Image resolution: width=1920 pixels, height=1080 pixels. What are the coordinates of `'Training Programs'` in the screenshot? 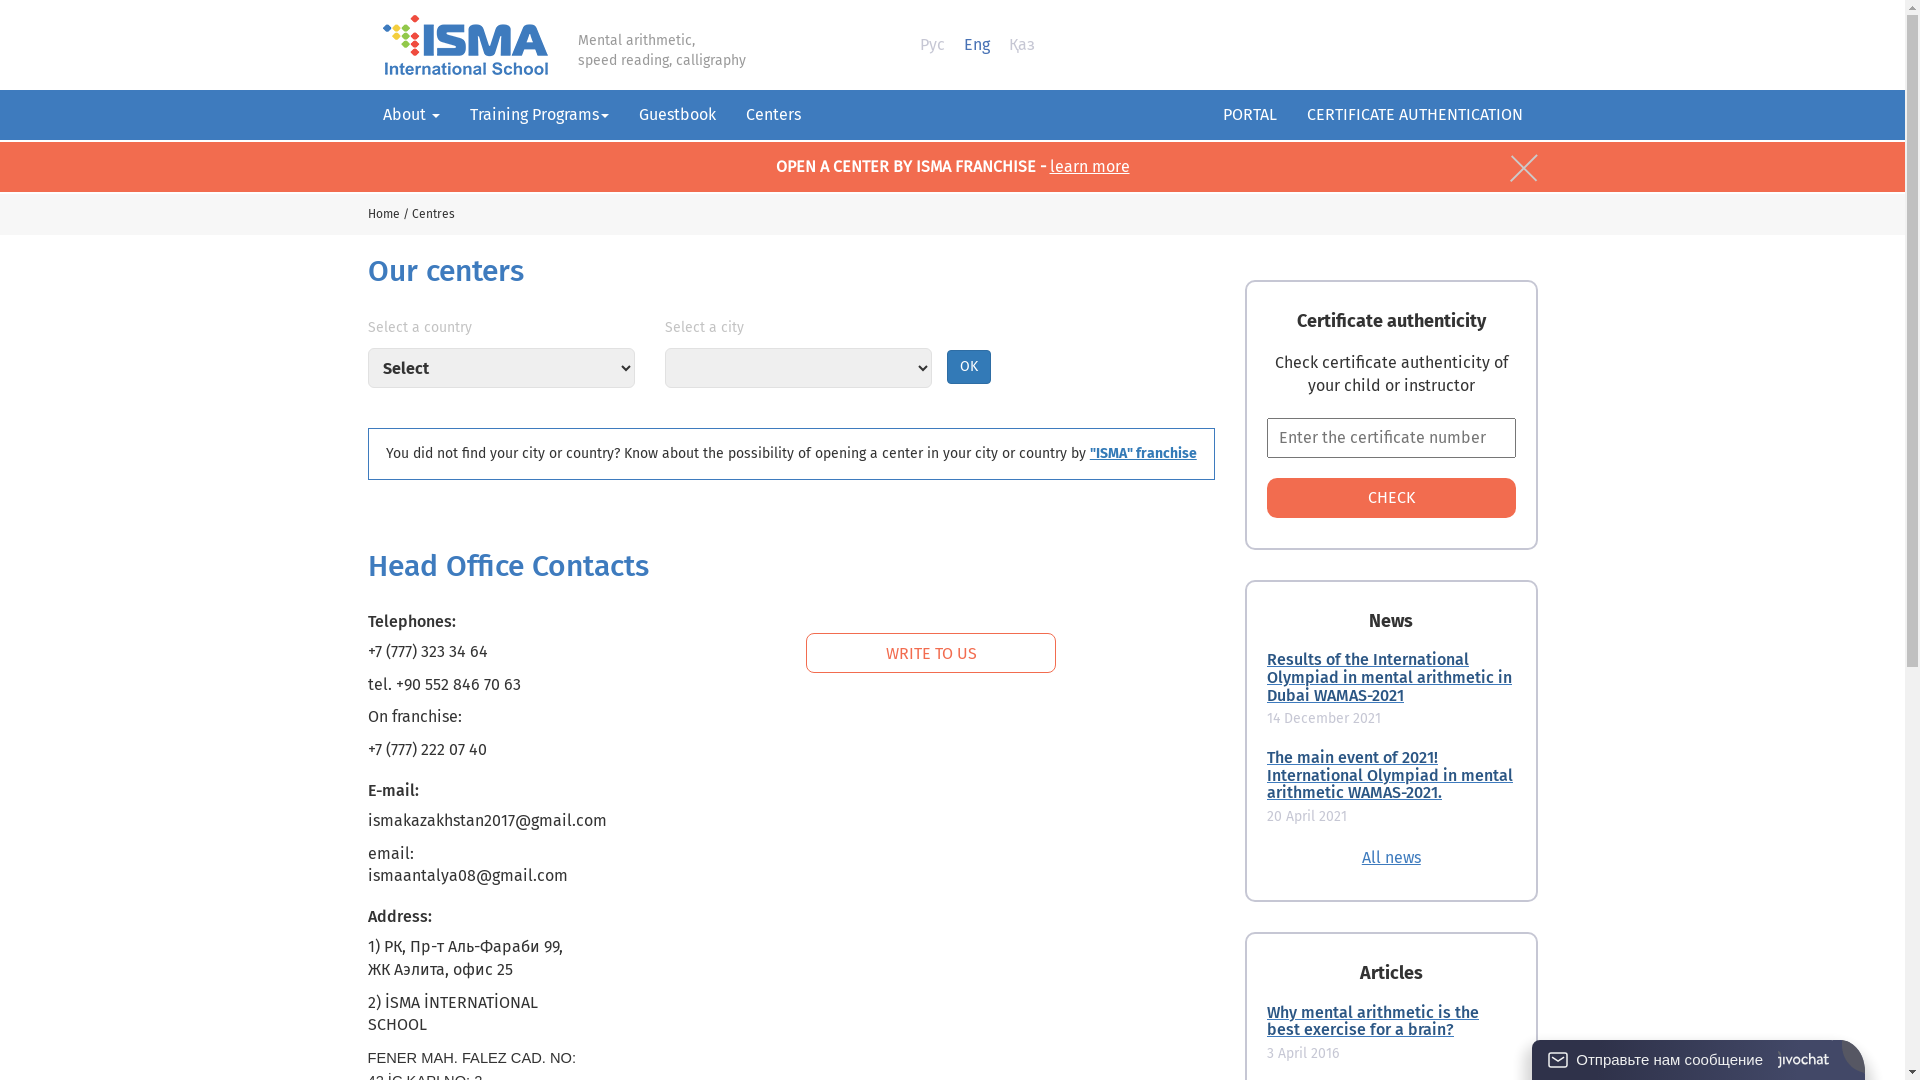 It's located at (538, 115).